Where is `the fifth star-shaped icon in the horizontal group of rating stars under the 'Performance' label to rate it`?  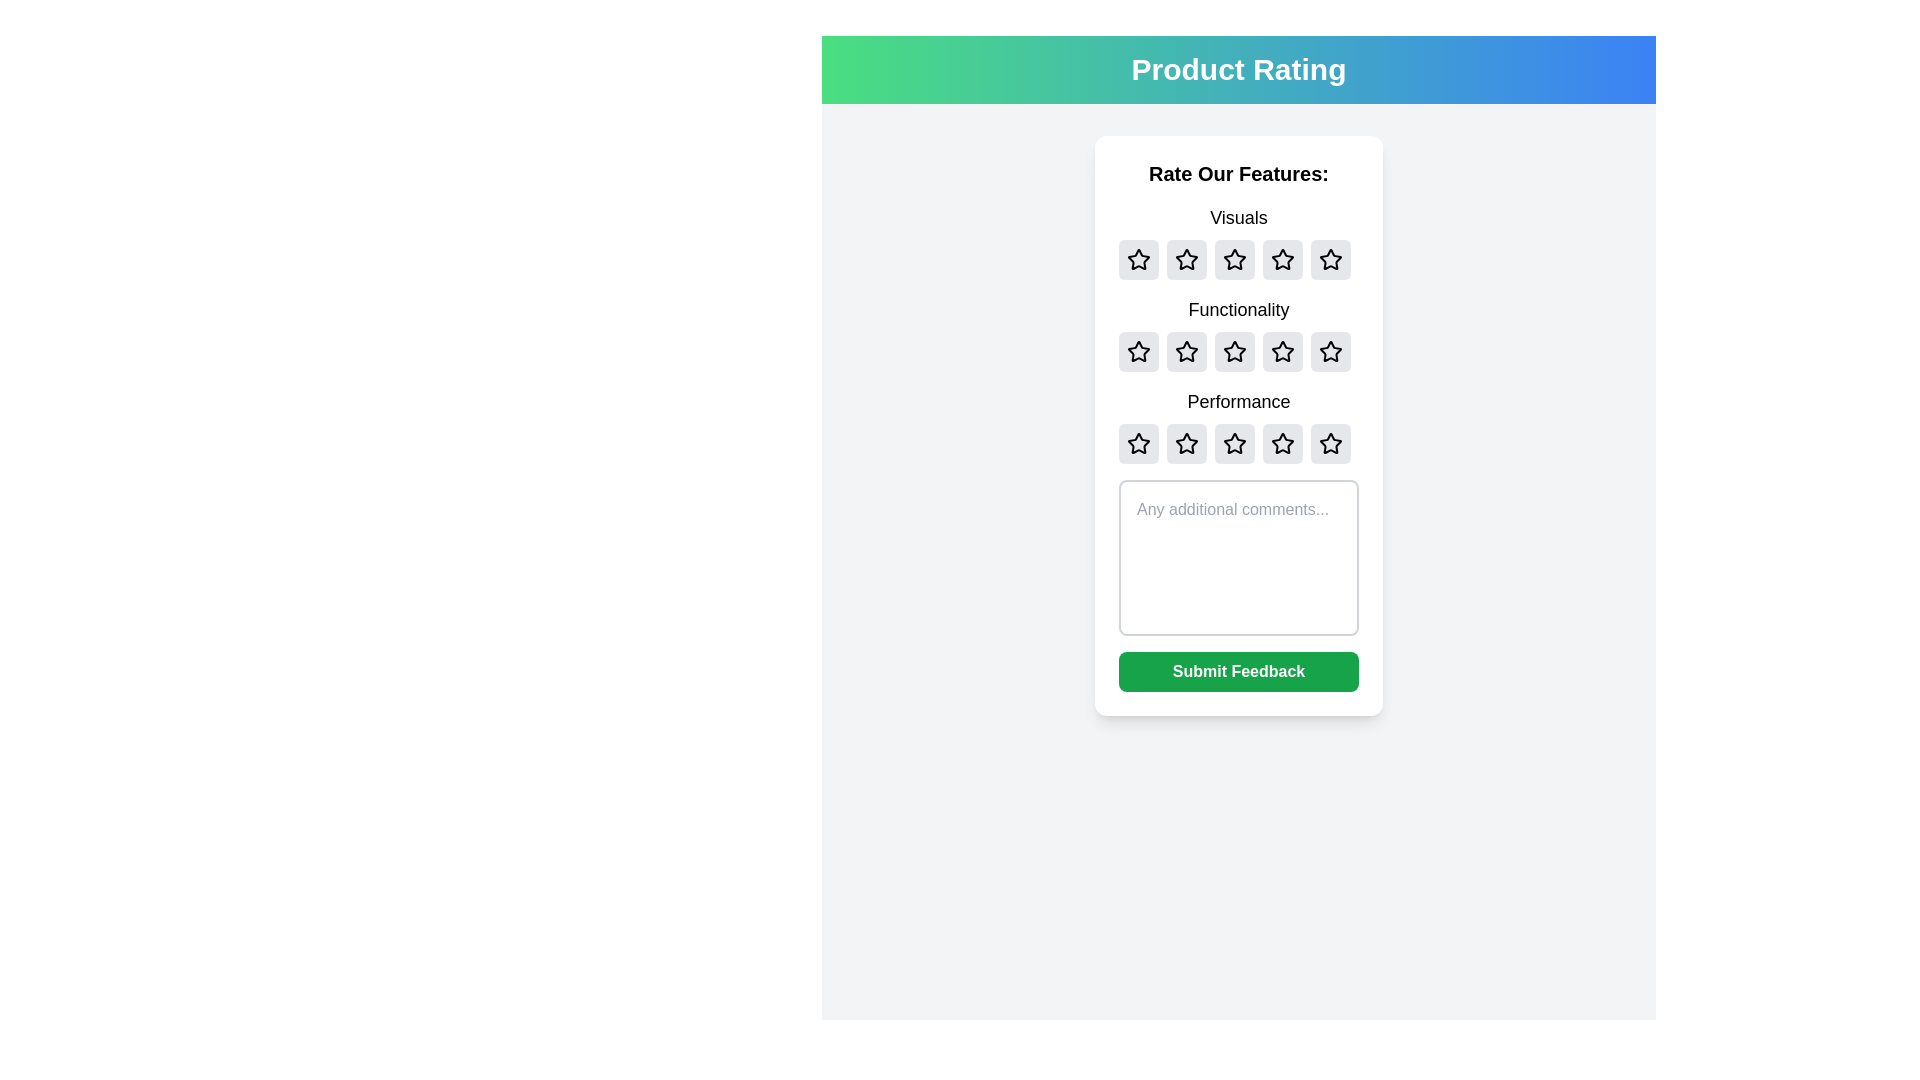
the fifth star-shaped icon in the horizontal group of rating stars under the 'Performance' label to rate it is located at coordinates (1330, 442).